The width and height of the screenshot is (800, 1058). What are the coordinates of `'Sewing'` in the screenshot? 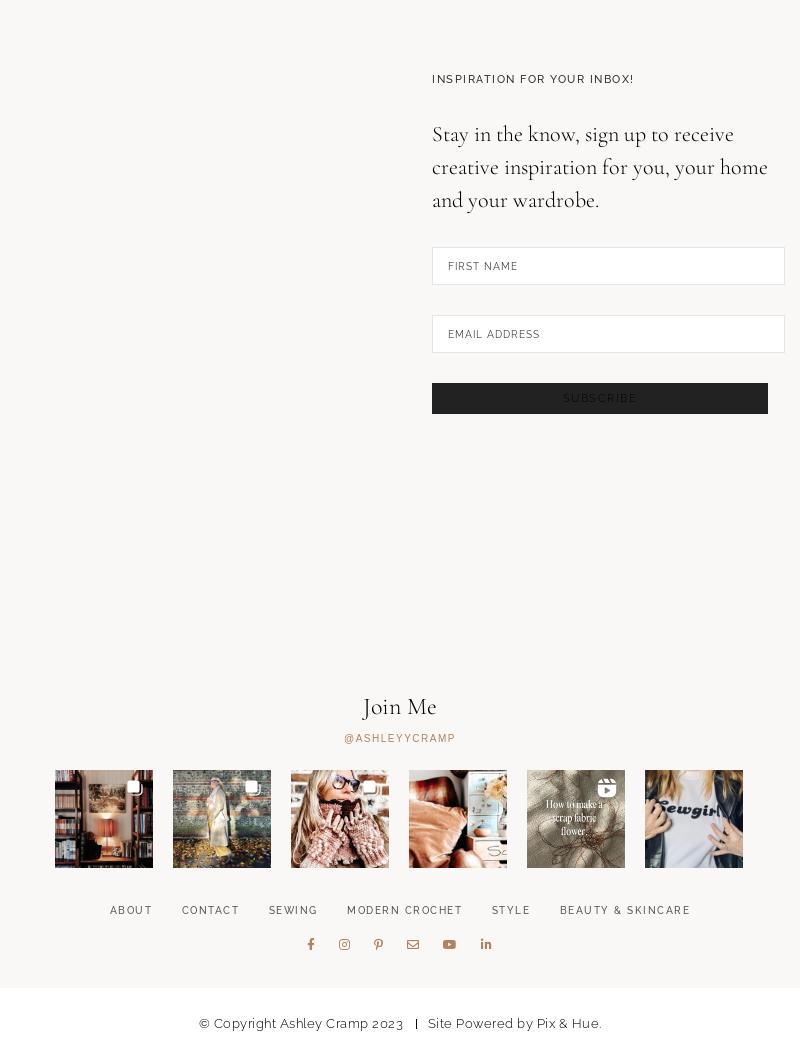 It's located at (292, 1011).